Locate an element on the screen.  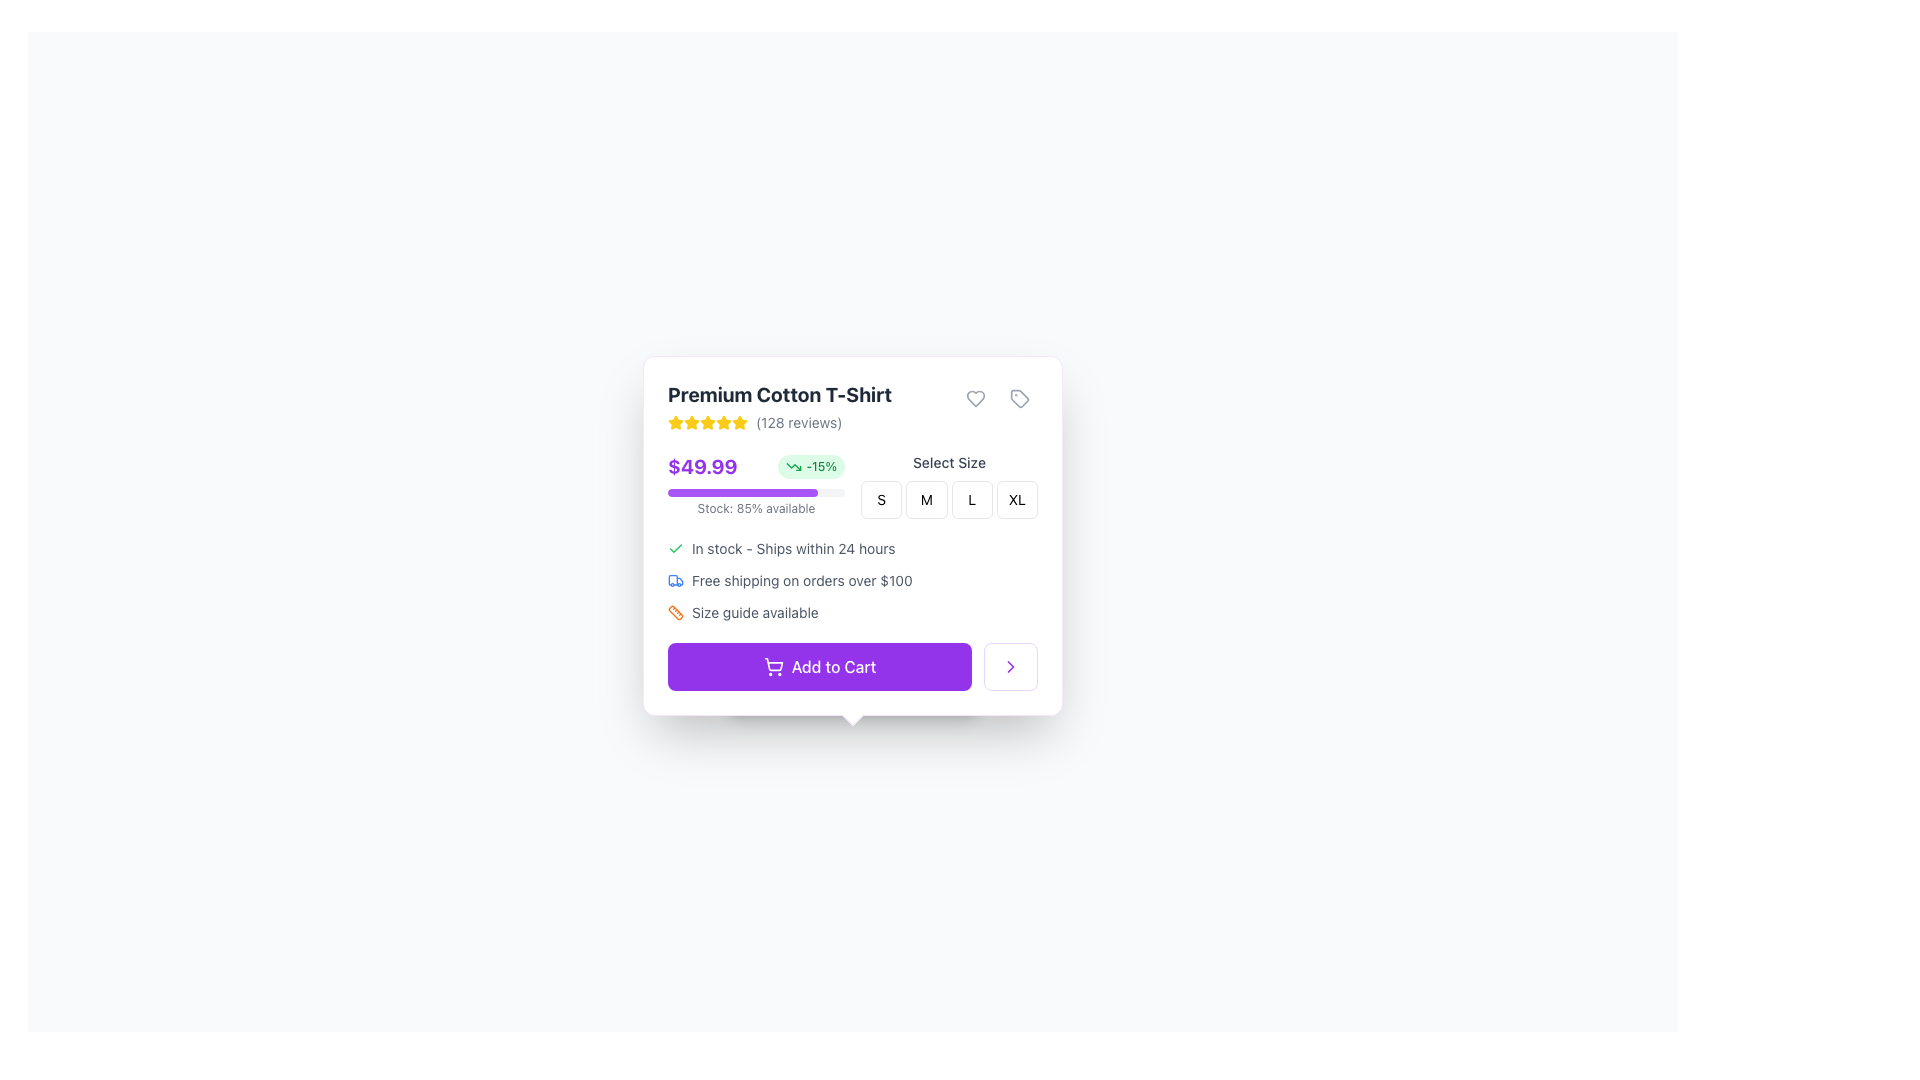
the 'Size guide available' icon, which is located to the left of the text 'Size guide available' within a content card layout is located at coordinates (676, 612).